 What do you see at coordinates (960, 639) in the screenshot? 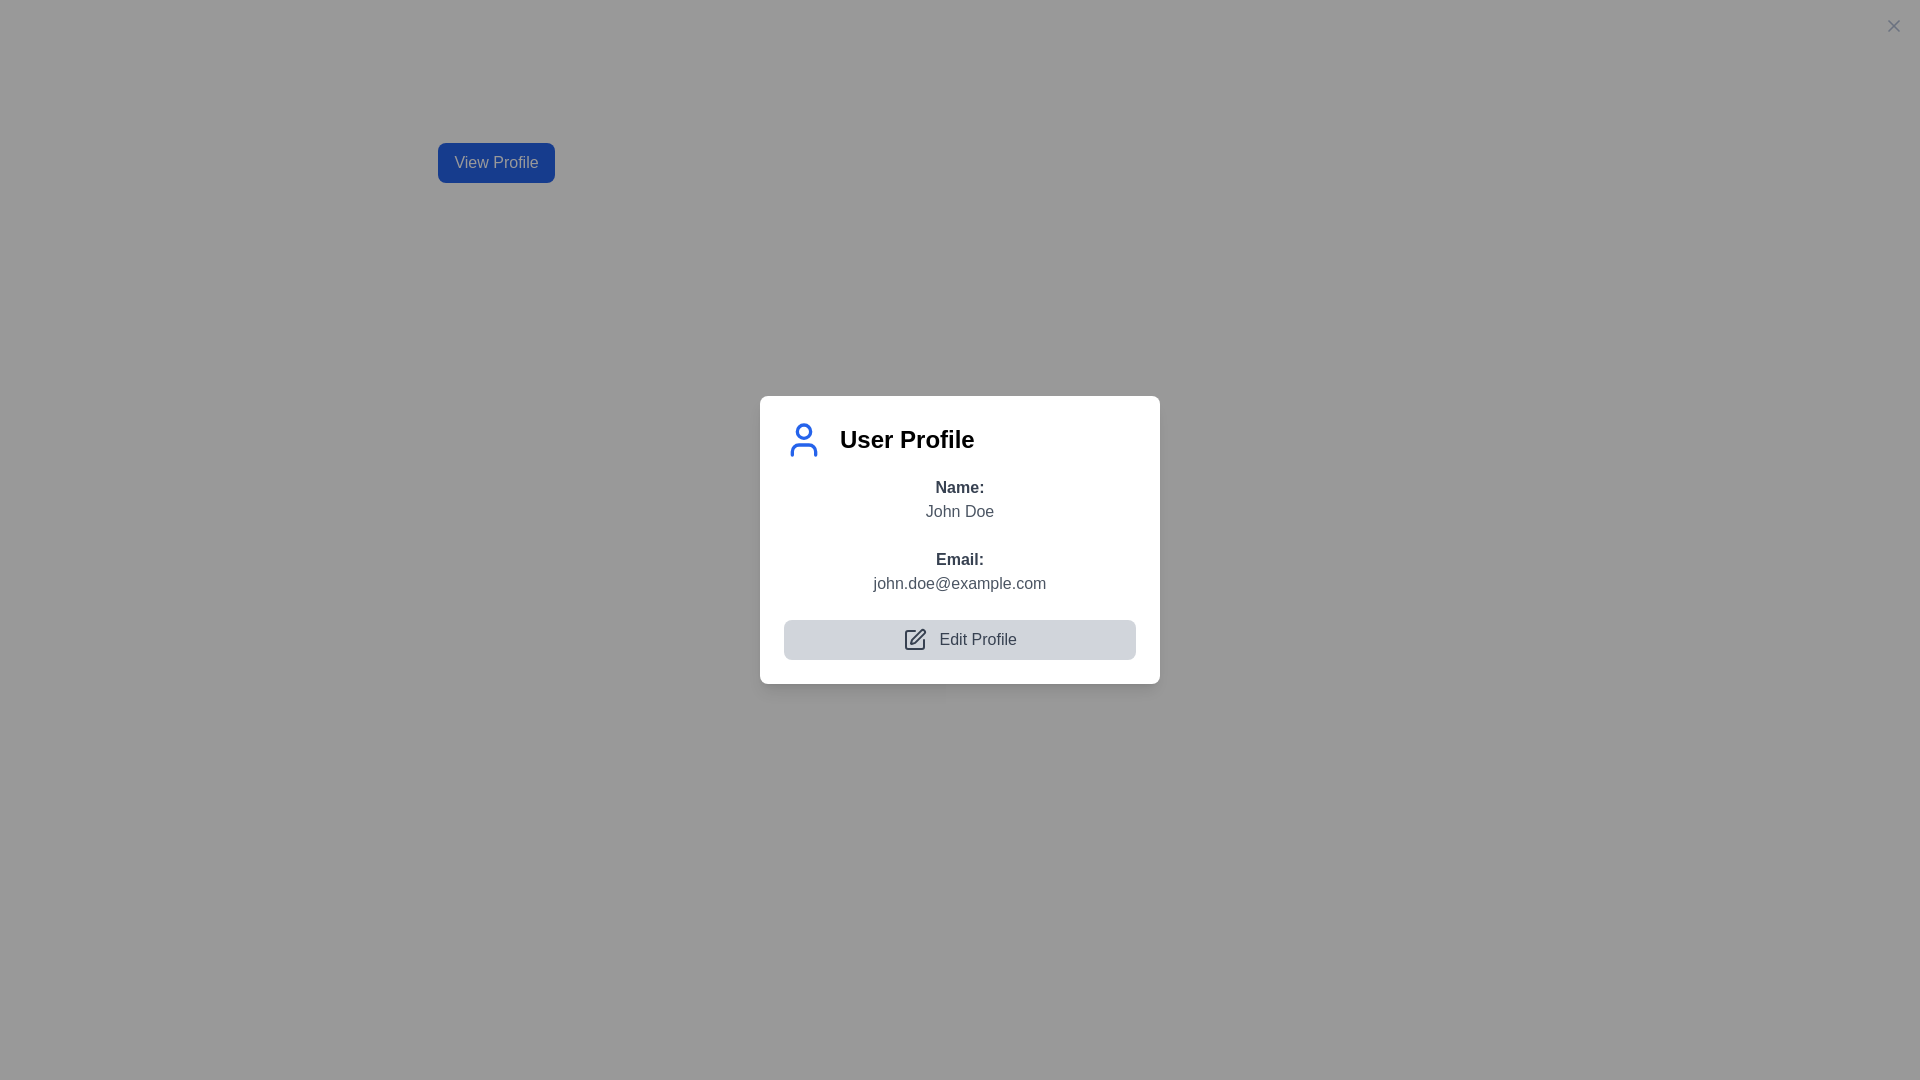
I see `the edit profile button located at the bottom of the user profile card, directly below the email information` at bounding box center [960, 639].